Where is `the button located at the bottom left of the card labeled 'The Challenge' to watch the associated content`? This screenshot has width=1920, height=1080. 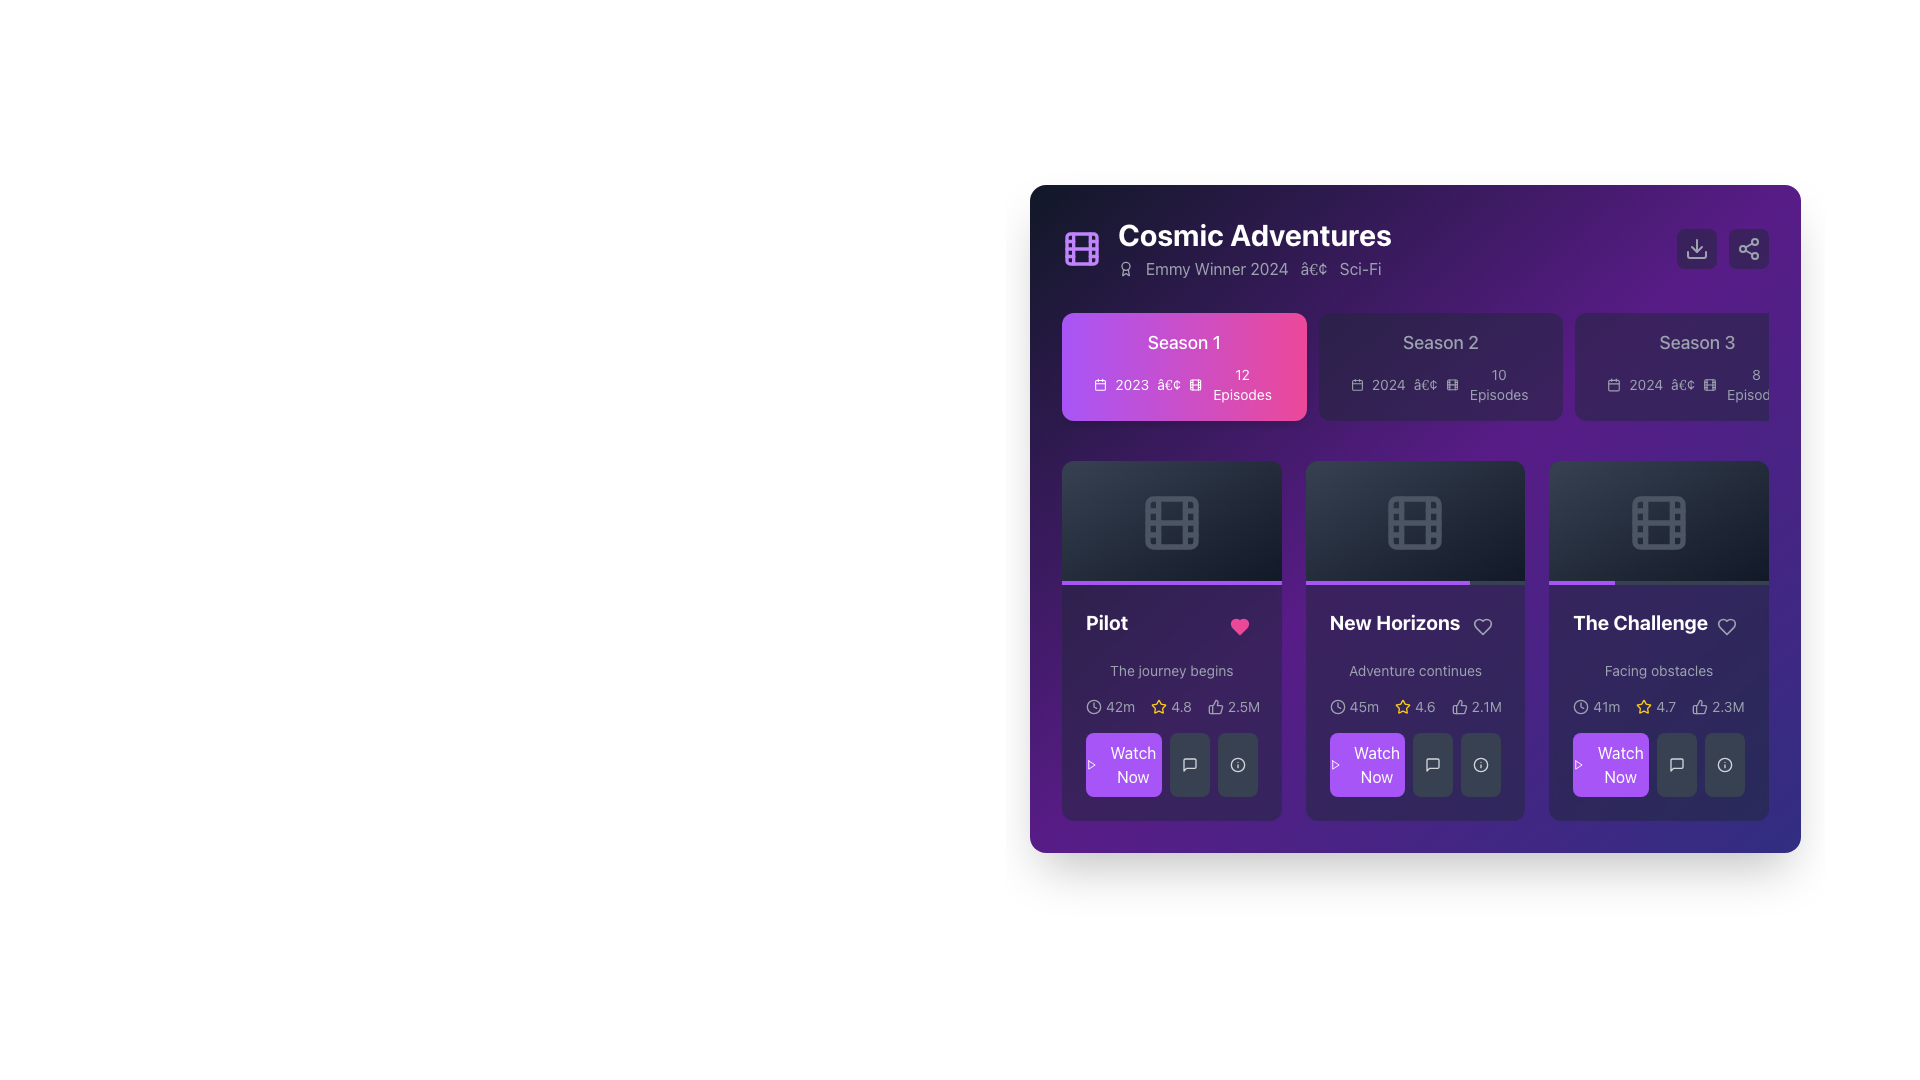
the button located at the bottom left of the card labeled 'The Challenge' to watch the associated content is located at coordinates (1659, 764).